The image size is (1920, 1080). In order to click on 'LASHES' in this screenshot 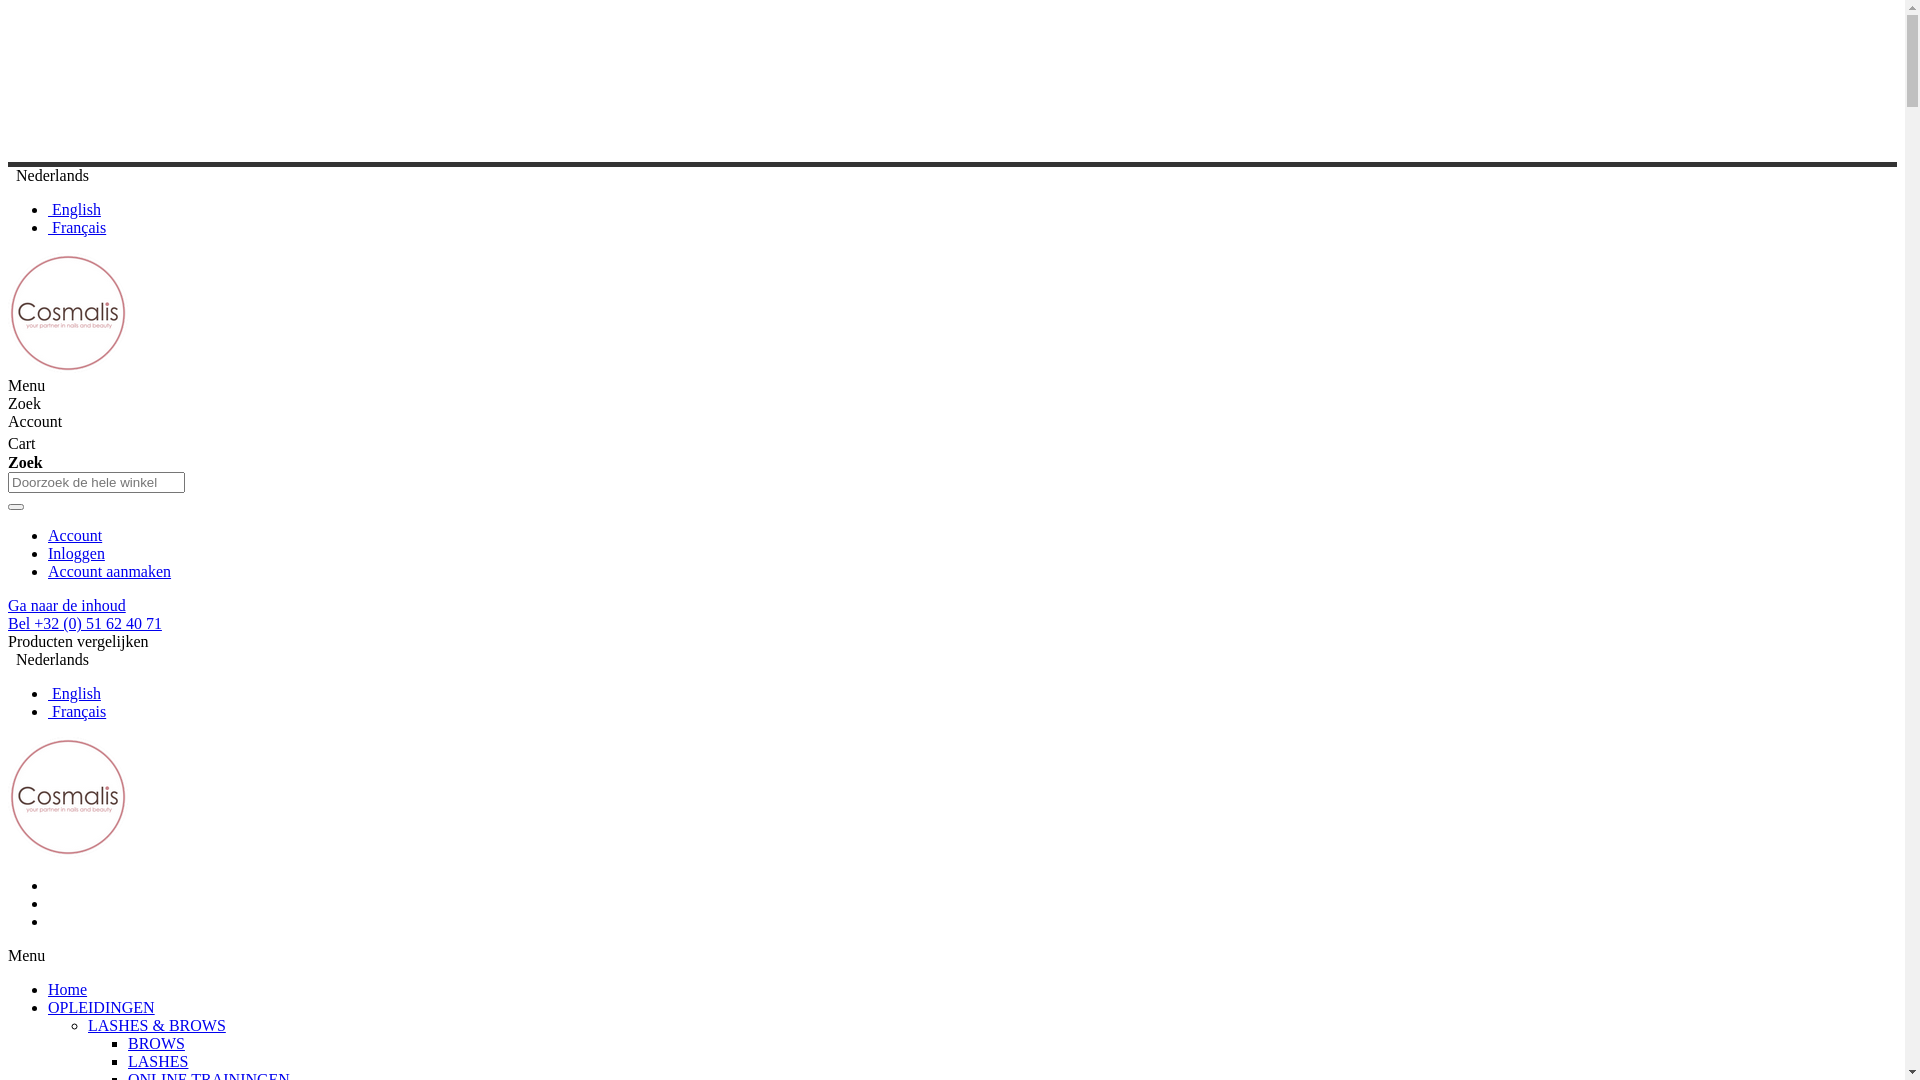, I will do `click(127, 1060)`.